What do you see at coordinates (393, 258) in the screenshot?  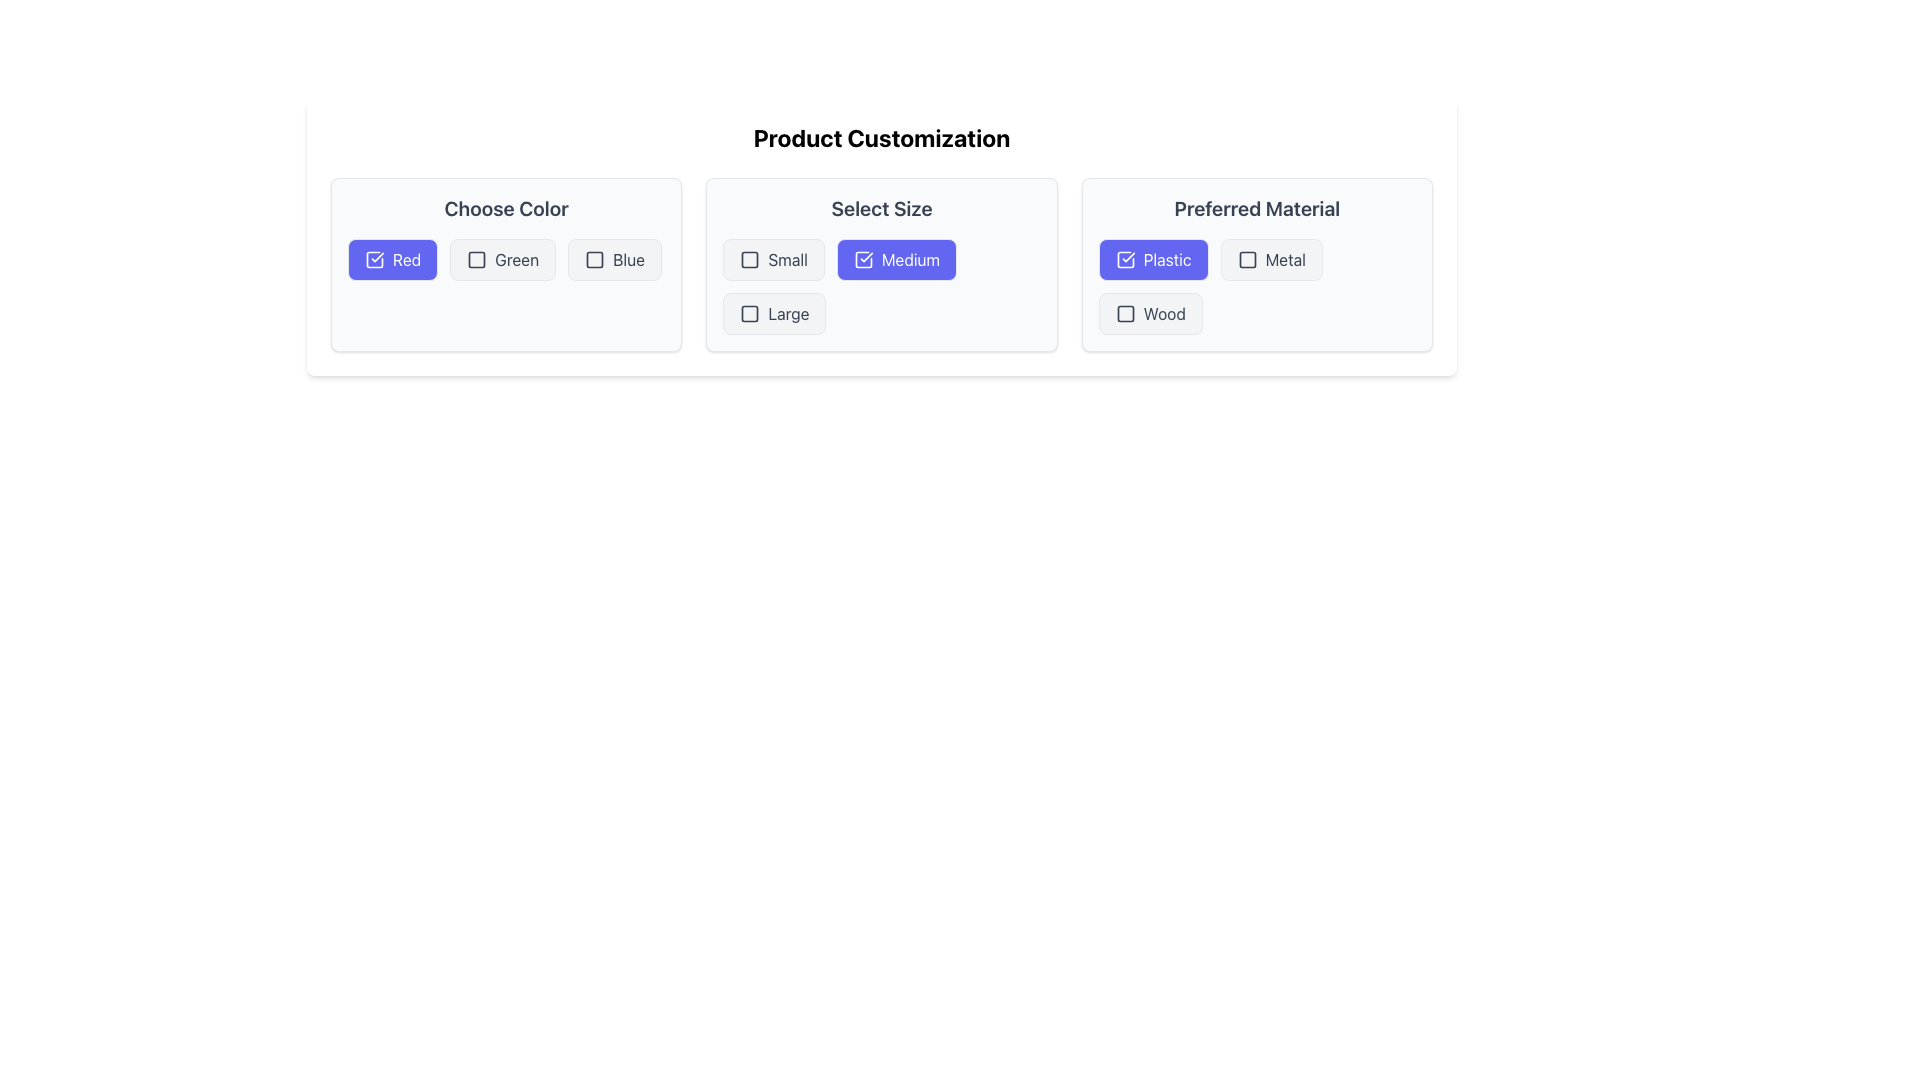 I see `the 'Red' button in the 'Choose Color' section for keyboard navigation` at bounding box center [393, 258].